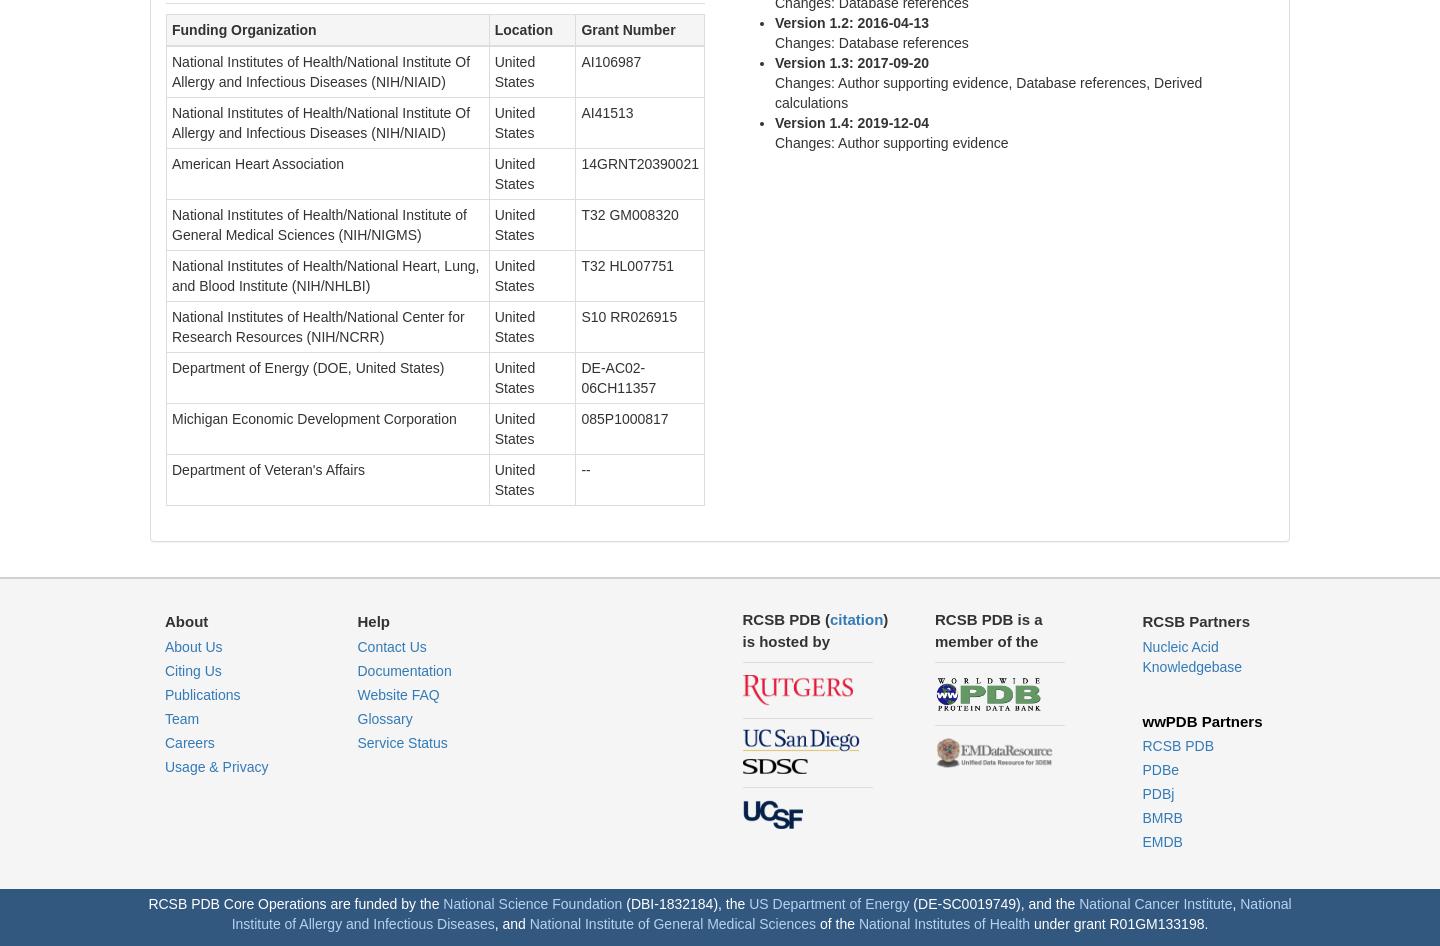 Image resolution: width=1440 pixels, height=946 pixels. What do you see at coordinates (626, 265) in the screenshot?
I see `'T32 HL007751'` at bounding box center [626, 265].